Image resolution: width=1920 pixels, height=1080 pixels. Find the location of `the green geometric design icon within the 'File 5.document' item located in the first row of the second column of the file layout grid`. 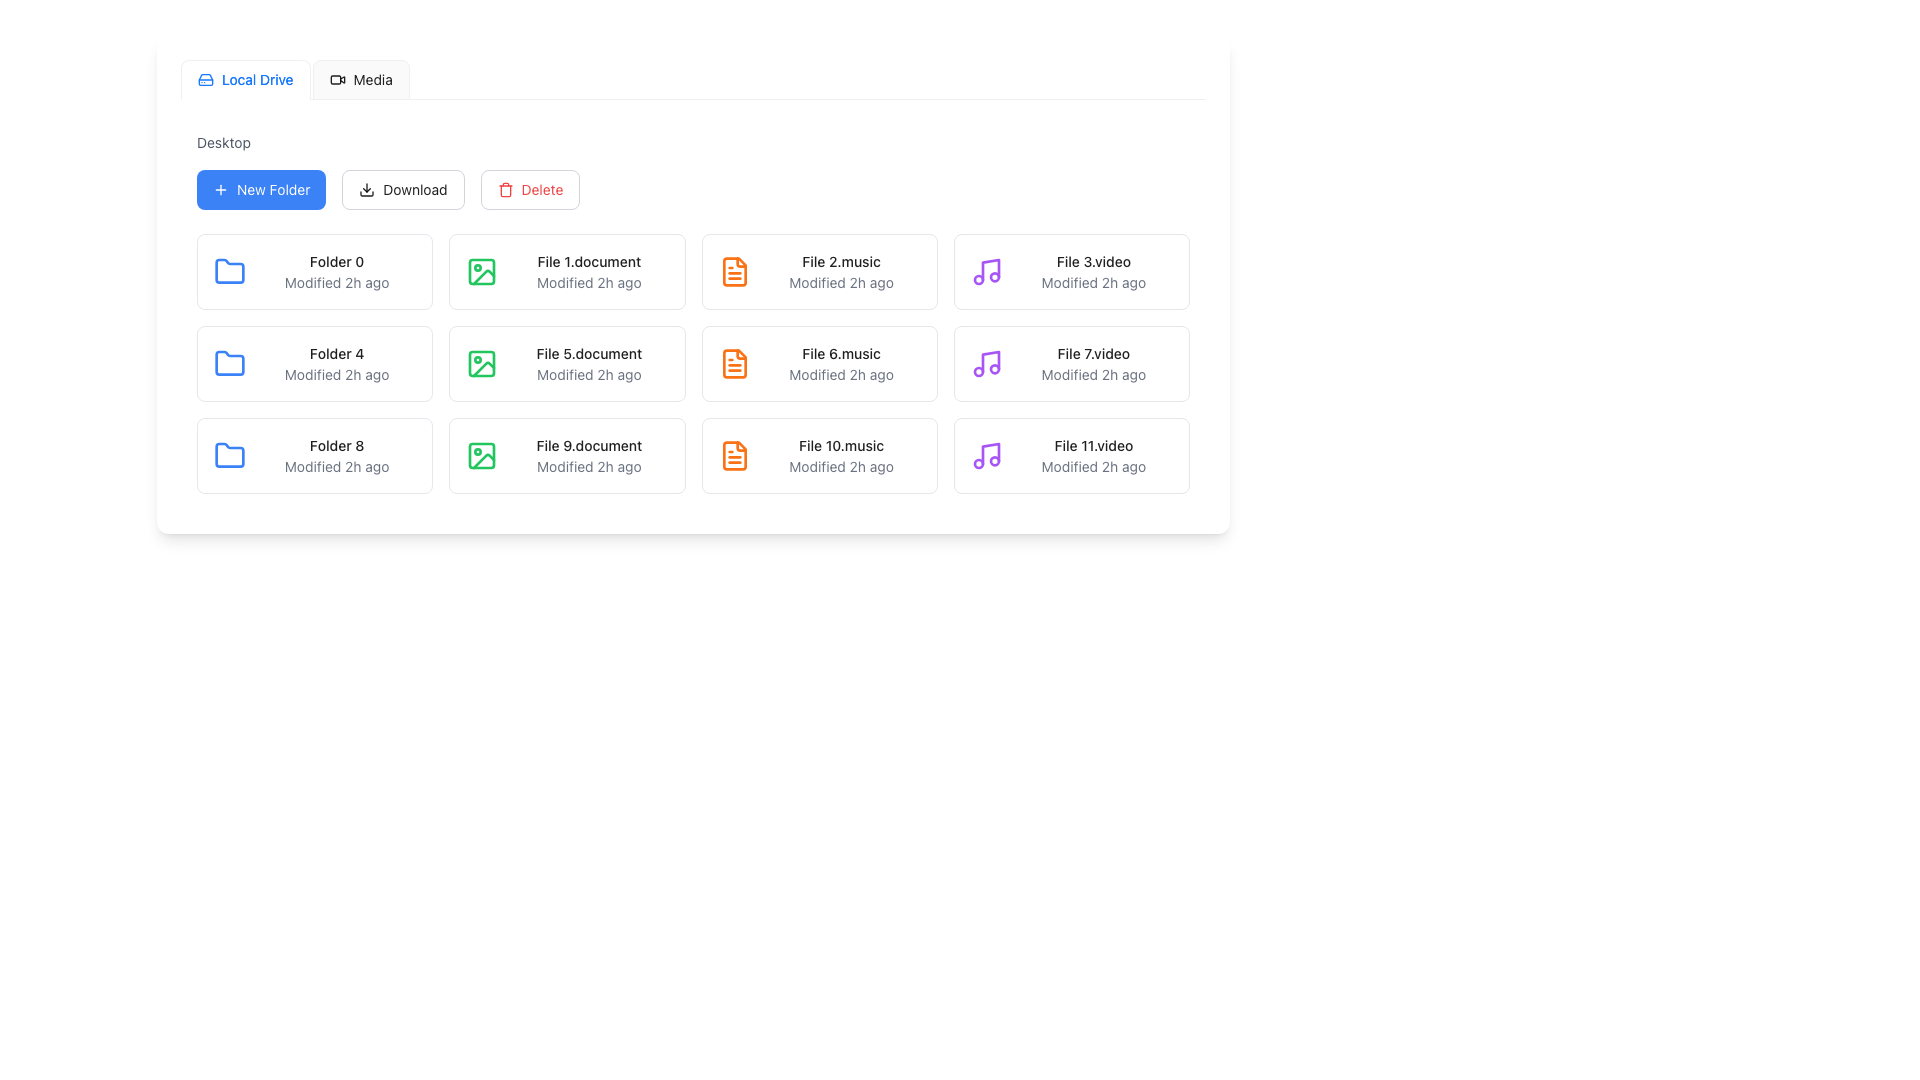

the green geometric design icon within the 'File 5.document' item located in the first row of the second column of the file layout grid is located at coordinates (482, 363).